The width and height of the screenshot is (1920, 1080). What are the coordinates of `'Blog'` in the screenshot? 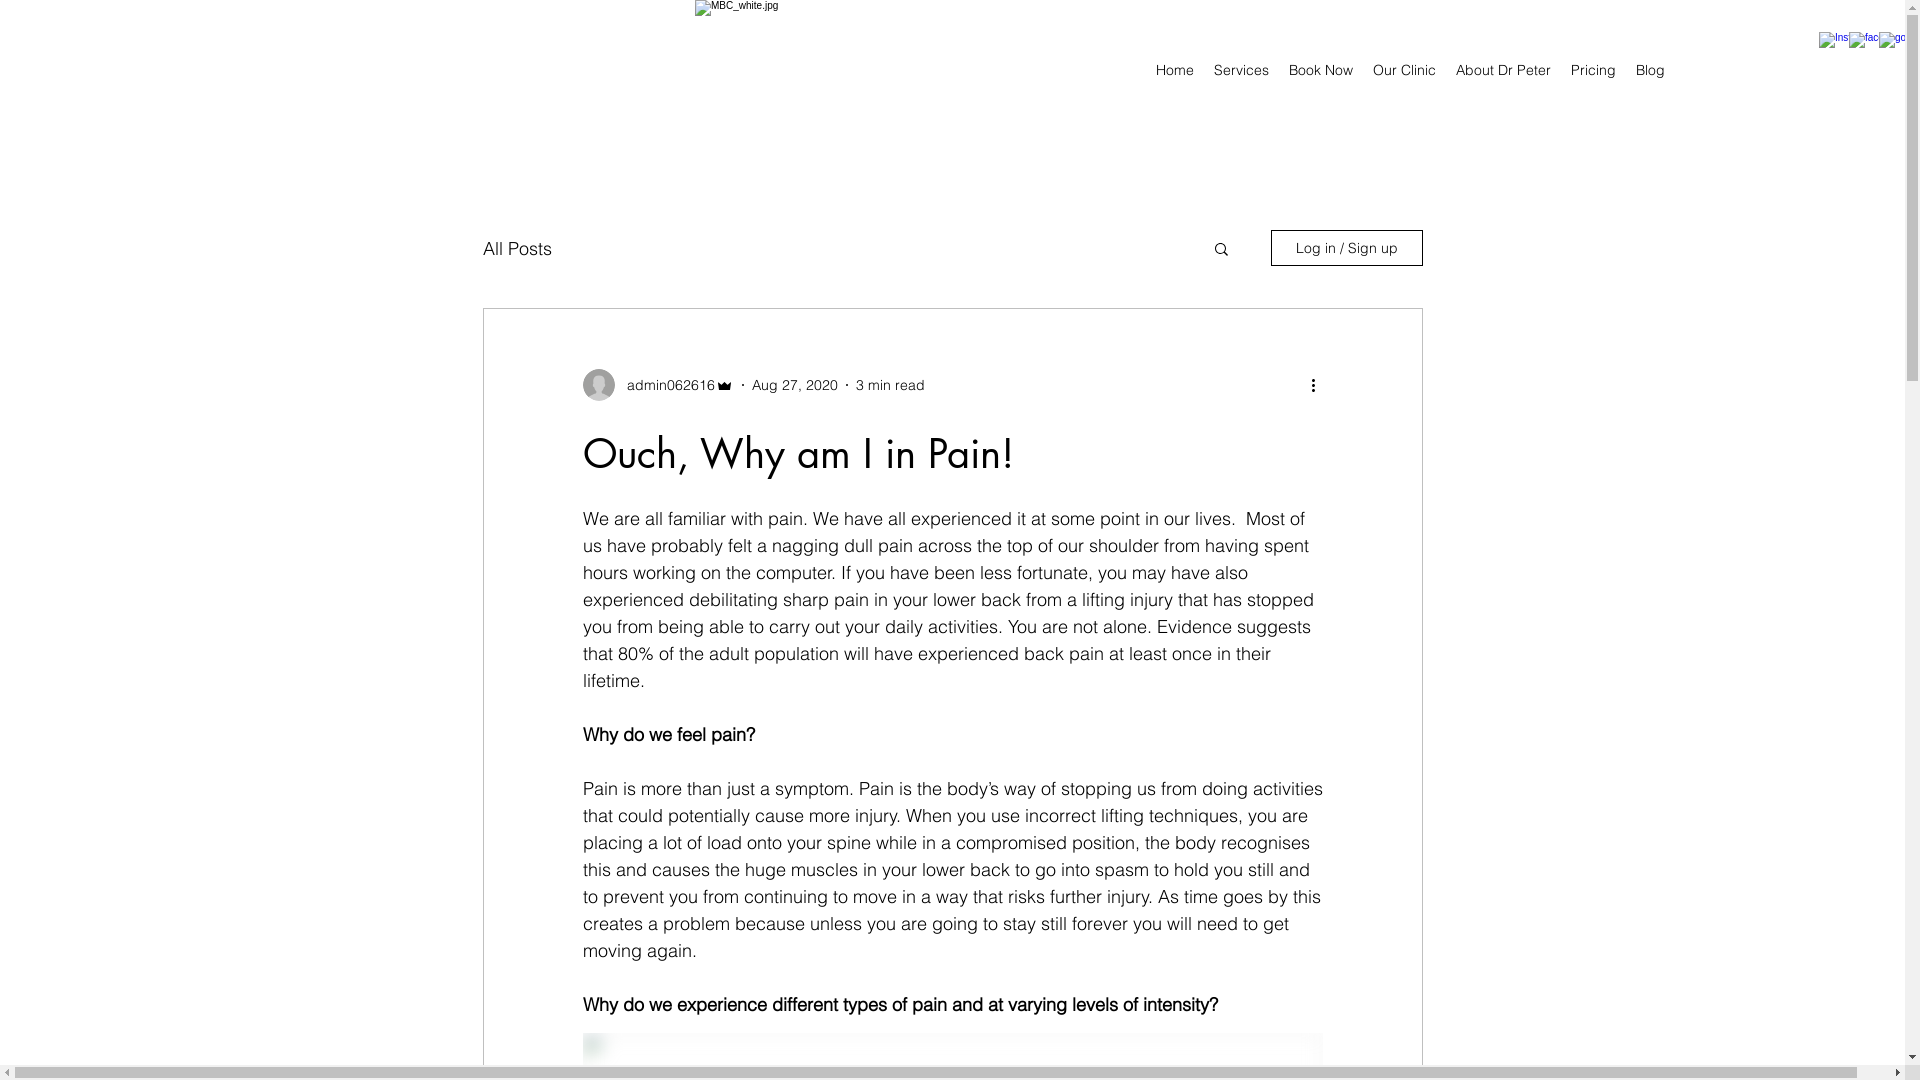 It's located at (1626, 68).